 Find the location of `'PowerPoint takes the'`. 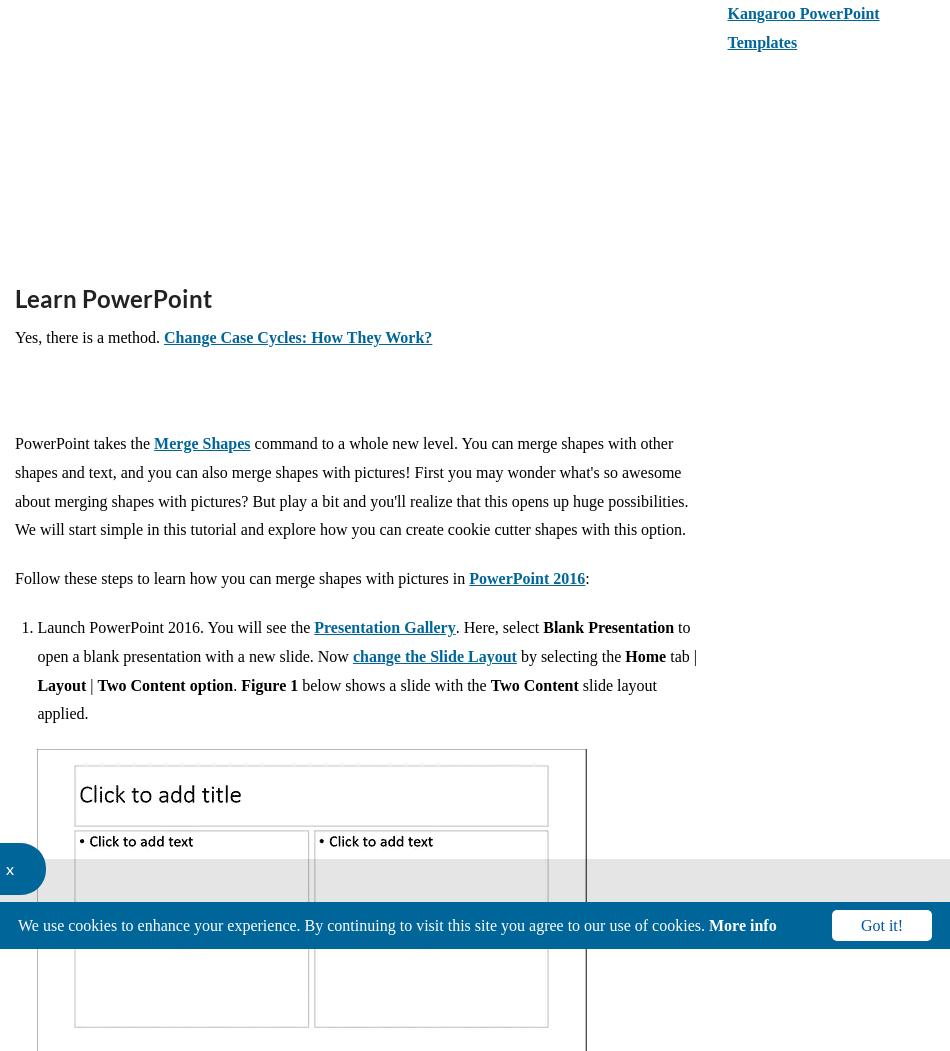

'PowerPoint takes the' is located at coordinates (15, 442).